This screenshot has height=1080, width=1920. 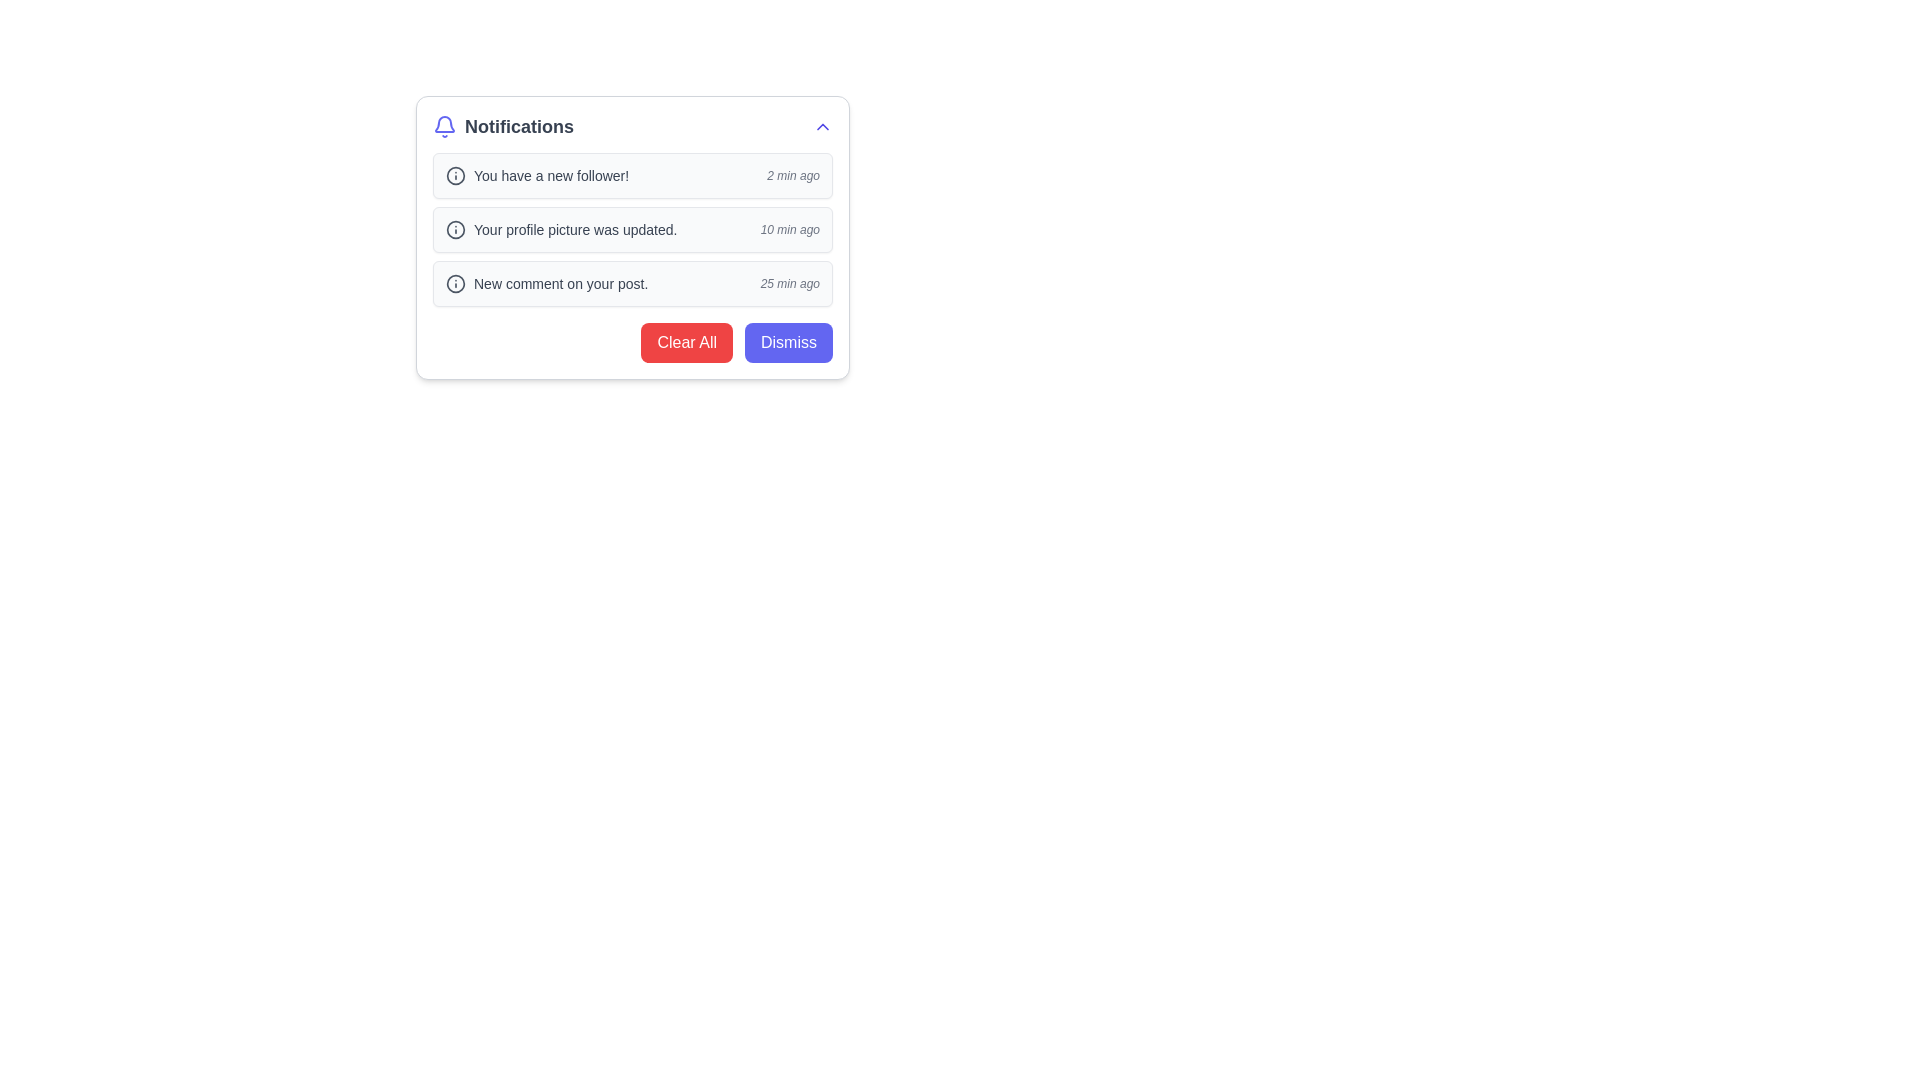 What do you see at coordinates (787, 342) in the screenshot?
I see `the blue 'Dismiss' button with white text located in the bottom right corner of the notification panel` at bounding box center [787, 342].